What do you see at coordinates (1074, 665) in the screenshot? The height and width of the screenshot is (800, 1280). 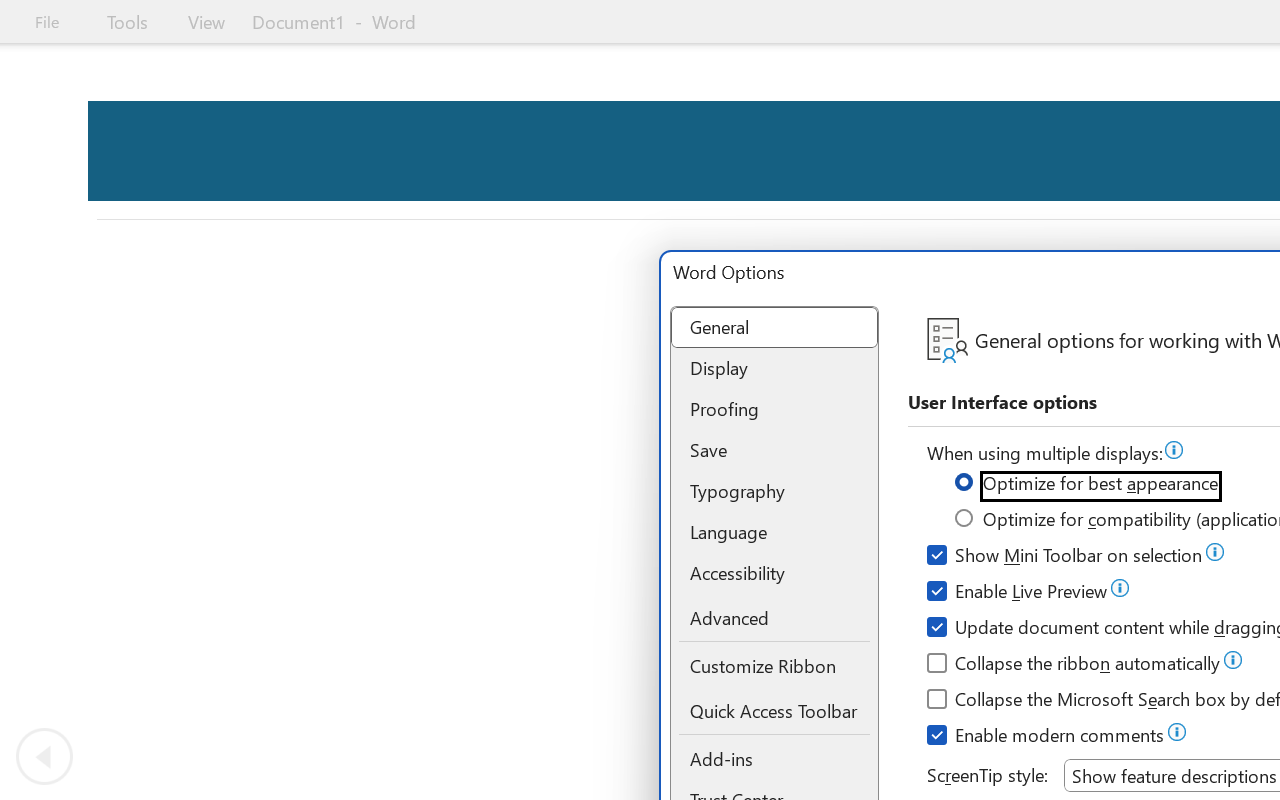 I see `'Collapse the ribbon automatically'` at bounding box center [1074, 665].